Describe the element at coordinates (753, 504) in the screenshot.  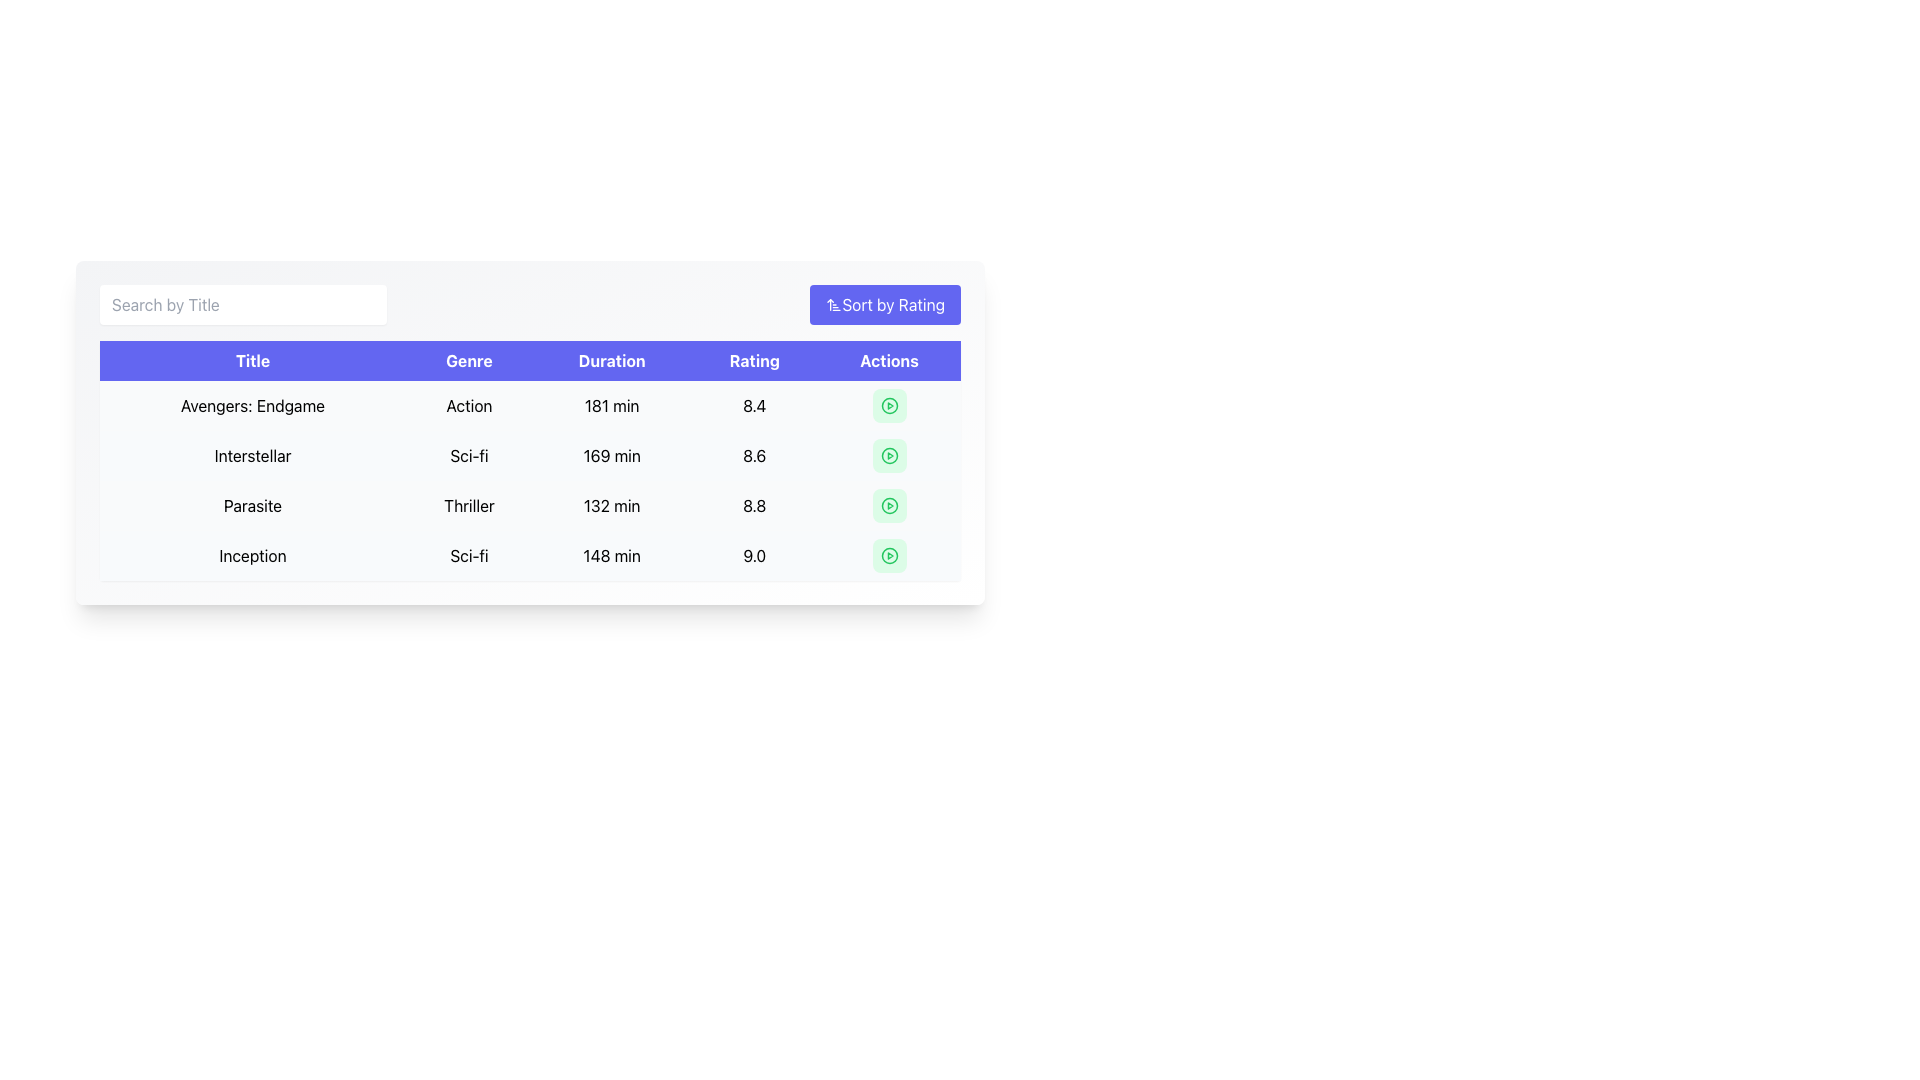
I see `the static text element displaying the rating of the movie 'Parasite', located in the fourth column of the table under the header 'Rating'` at that location.